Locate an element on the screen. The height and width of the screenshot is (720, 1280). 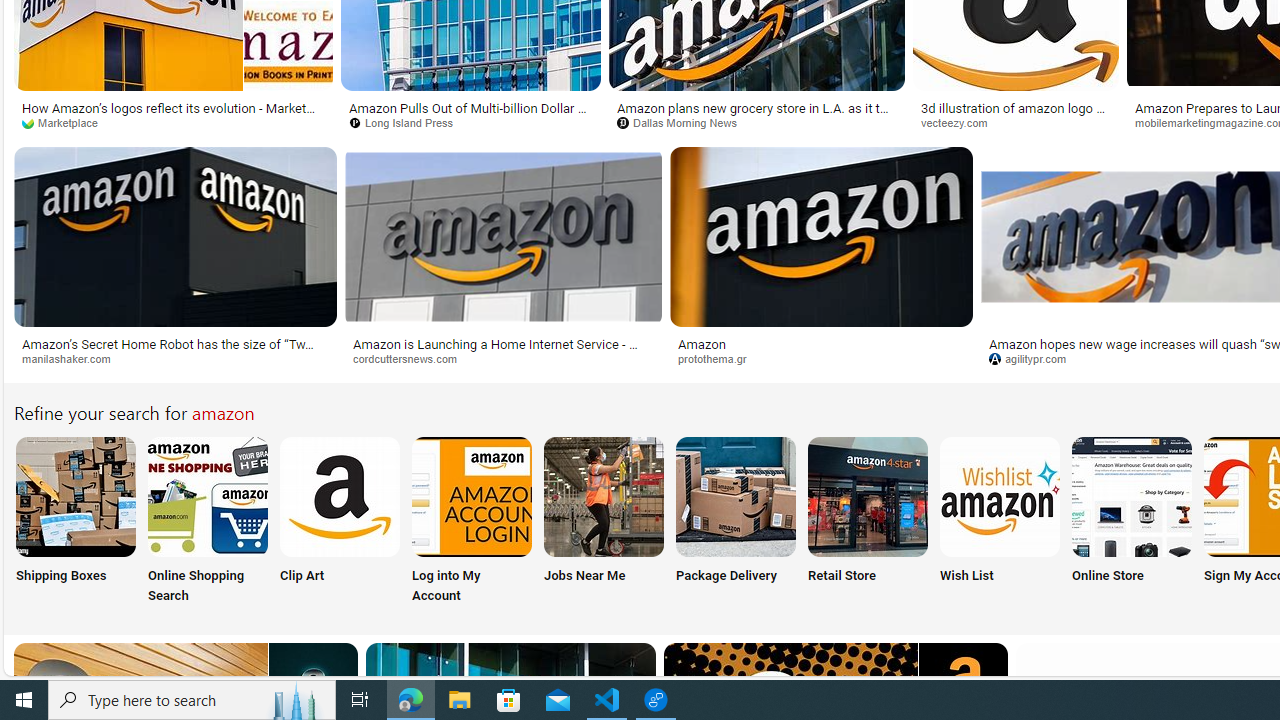
'Marketplace' is located at coordinates (67, 122).